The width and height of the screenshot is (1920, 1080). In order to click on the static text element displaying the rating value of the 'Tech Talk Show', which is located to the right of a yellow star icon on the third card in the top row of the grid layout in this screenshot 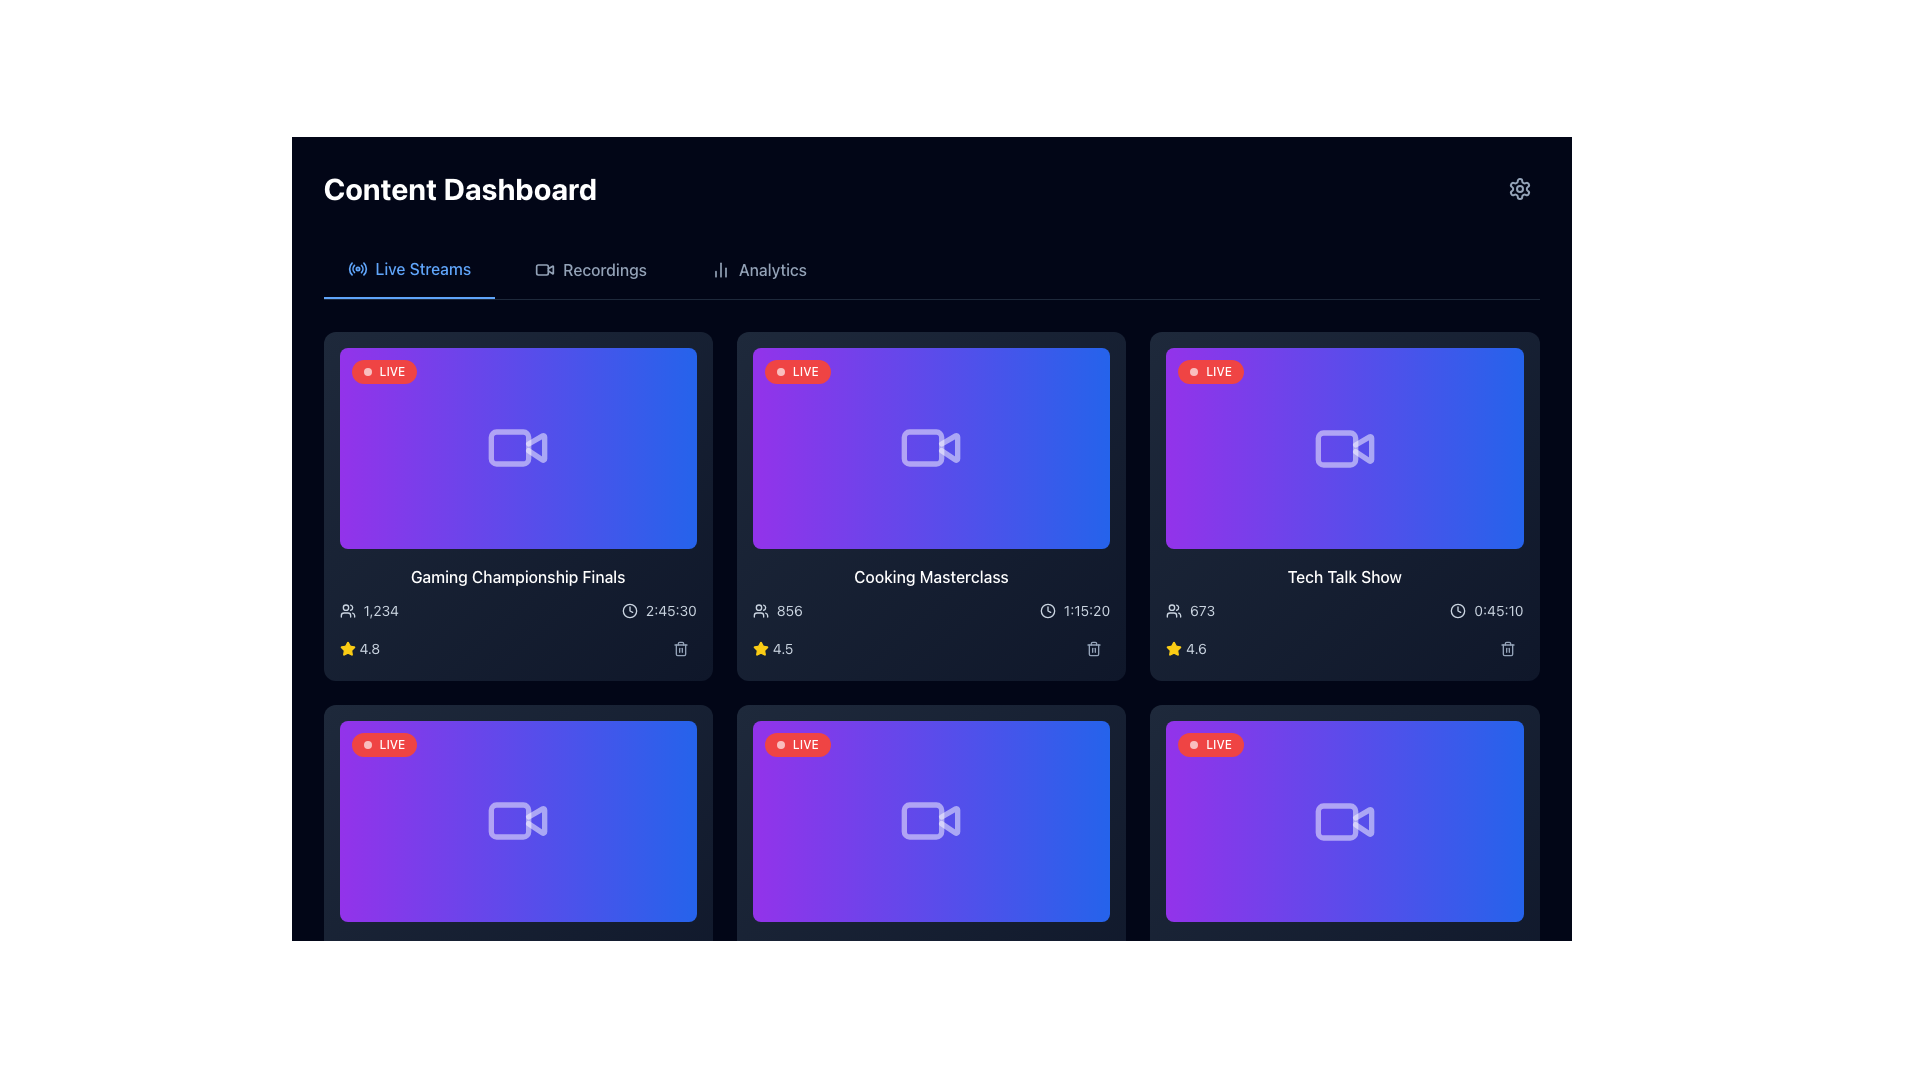, I will do `click(1196, 648)`.